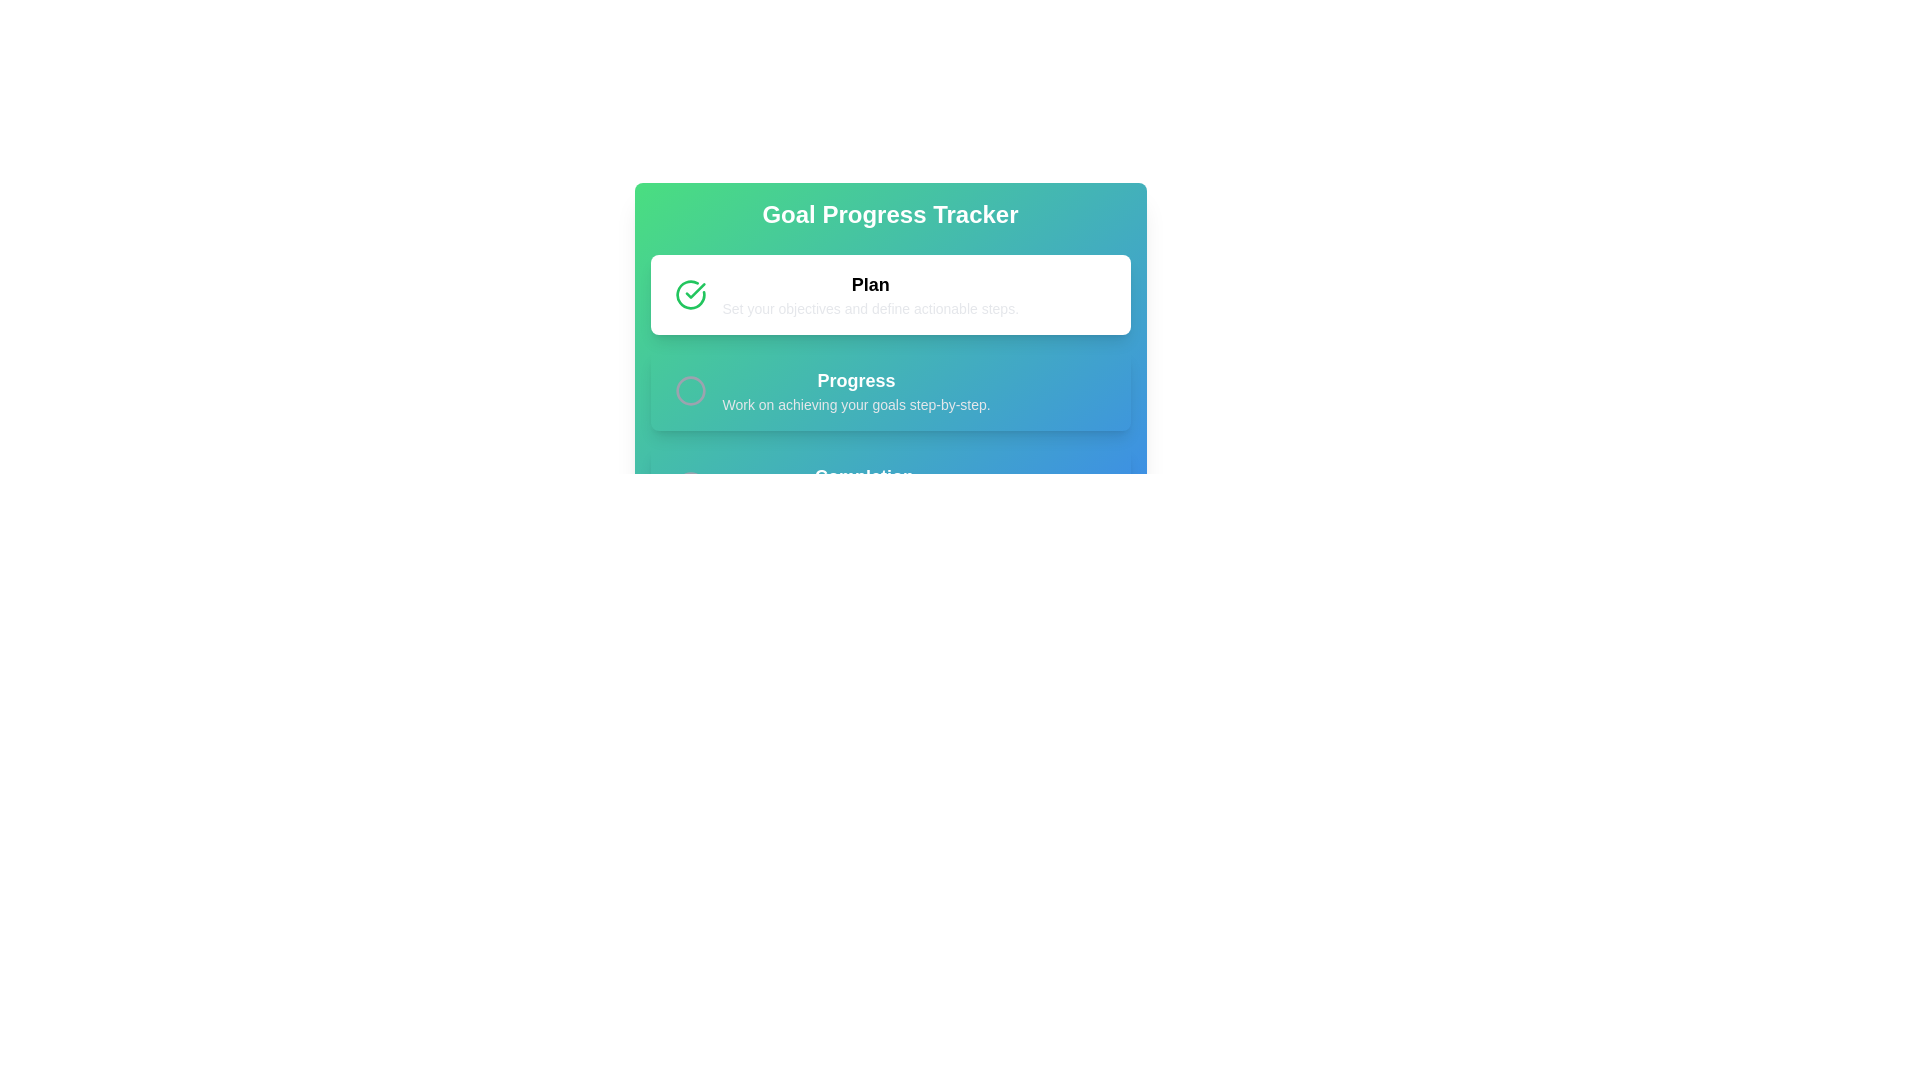 The width and height of the screenshot is (1920, 1080). Describe the element at coordinates (690, 294) in the screenshot. I see `the Circular Checkmark icon that indicates the completion of the 'Plan' step, which is located to the left of the text 'Set your objectives and define actionable steps.'` at that location.